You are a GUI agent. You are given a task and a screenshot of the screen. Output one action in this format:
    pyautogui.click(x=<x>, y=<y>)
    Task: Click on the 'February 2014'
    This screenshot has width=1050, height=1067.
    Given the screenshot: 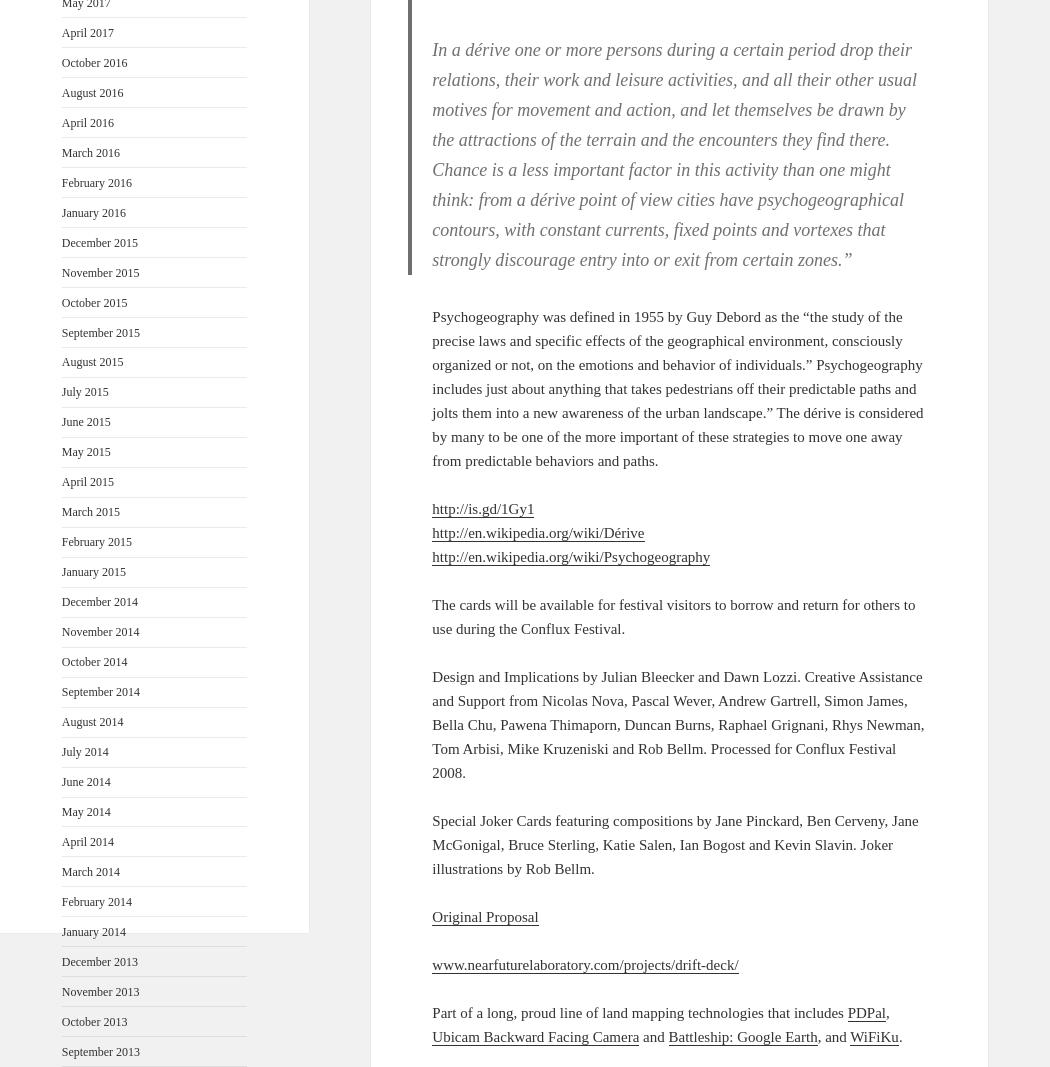 What is the action you would take?
    pyautogui.click(x=96, y=900)
    